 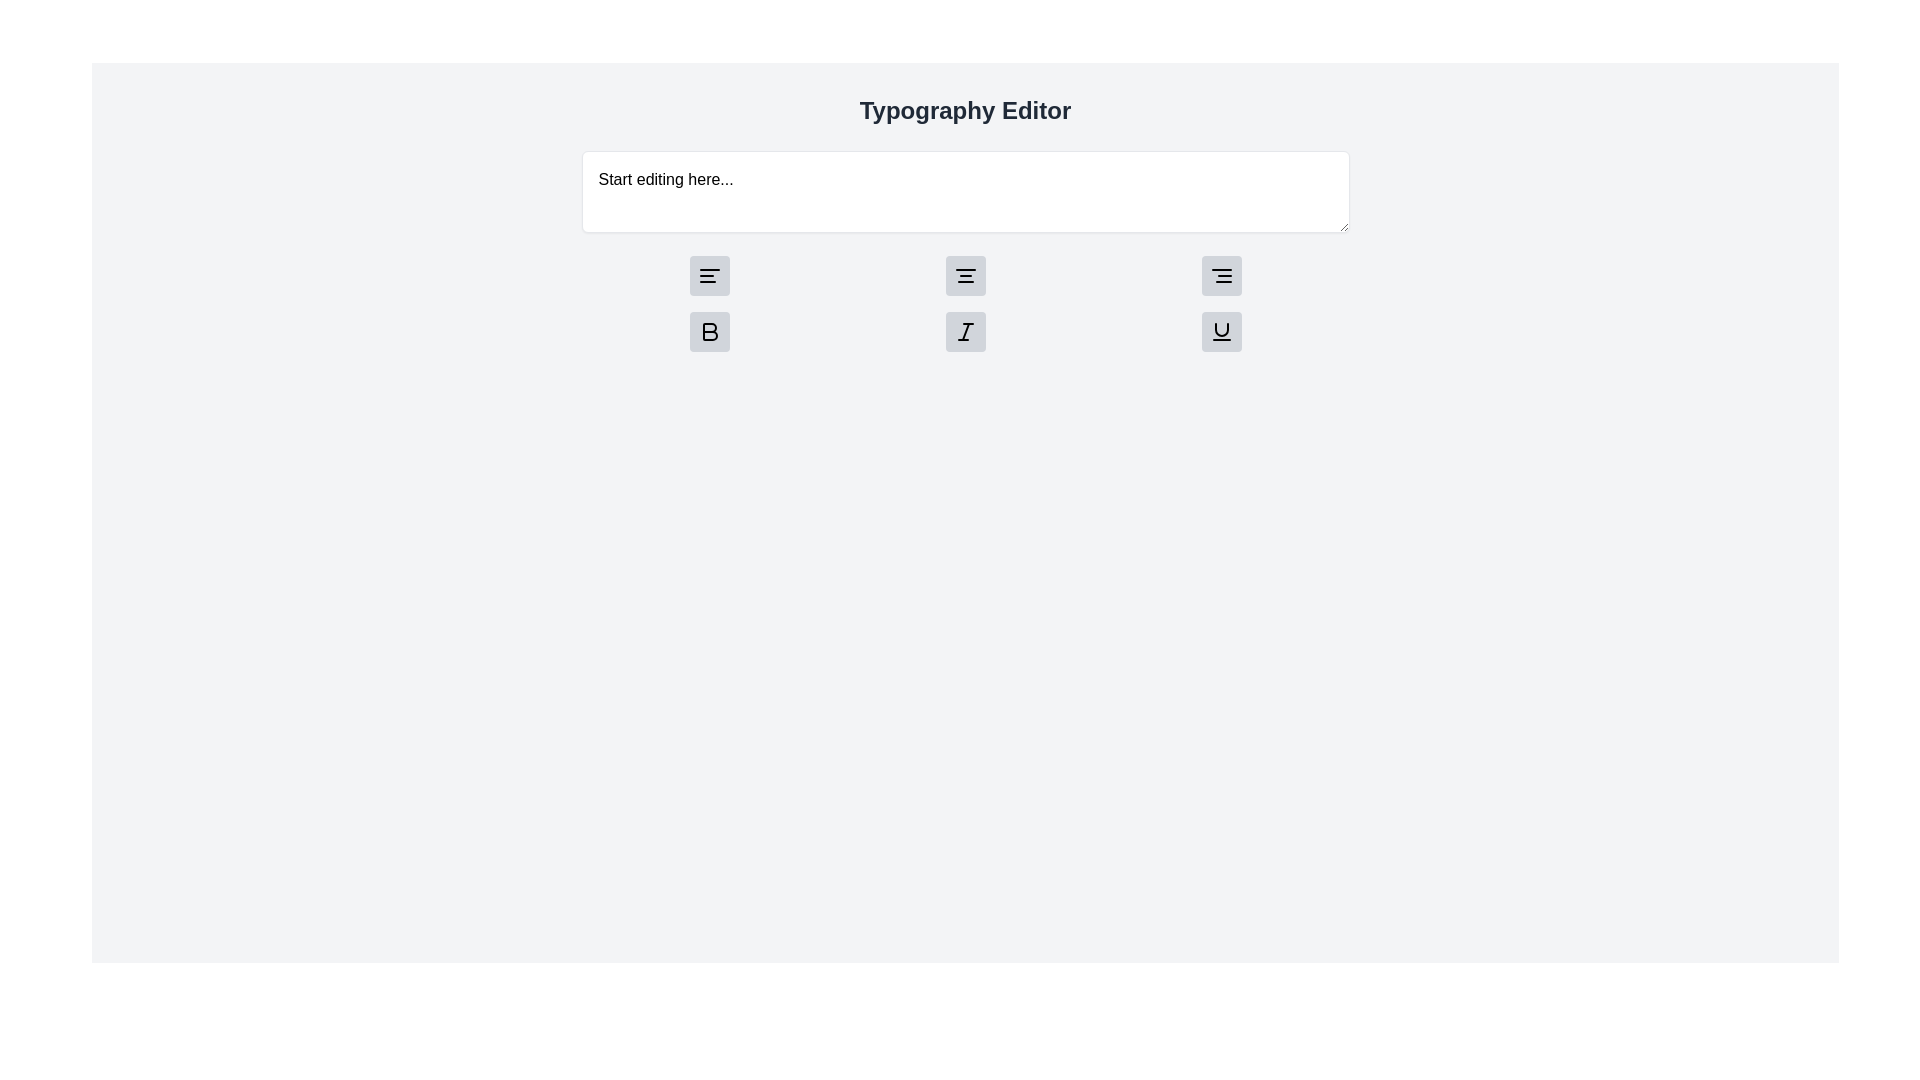 I want to click on the third button in the text formatting row to apply underline formatting to the selected text, so click(x=1220, y=330).